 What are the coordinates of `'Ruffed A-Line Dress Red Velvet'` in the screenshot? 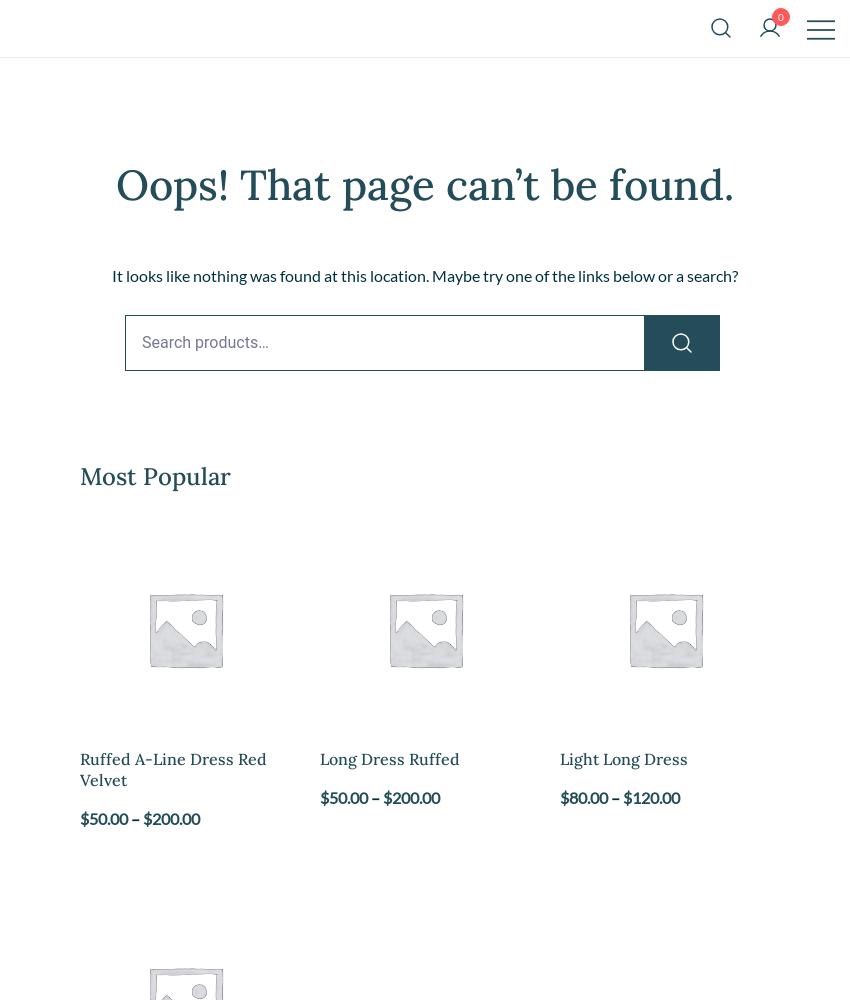 It's located at (172, 768).